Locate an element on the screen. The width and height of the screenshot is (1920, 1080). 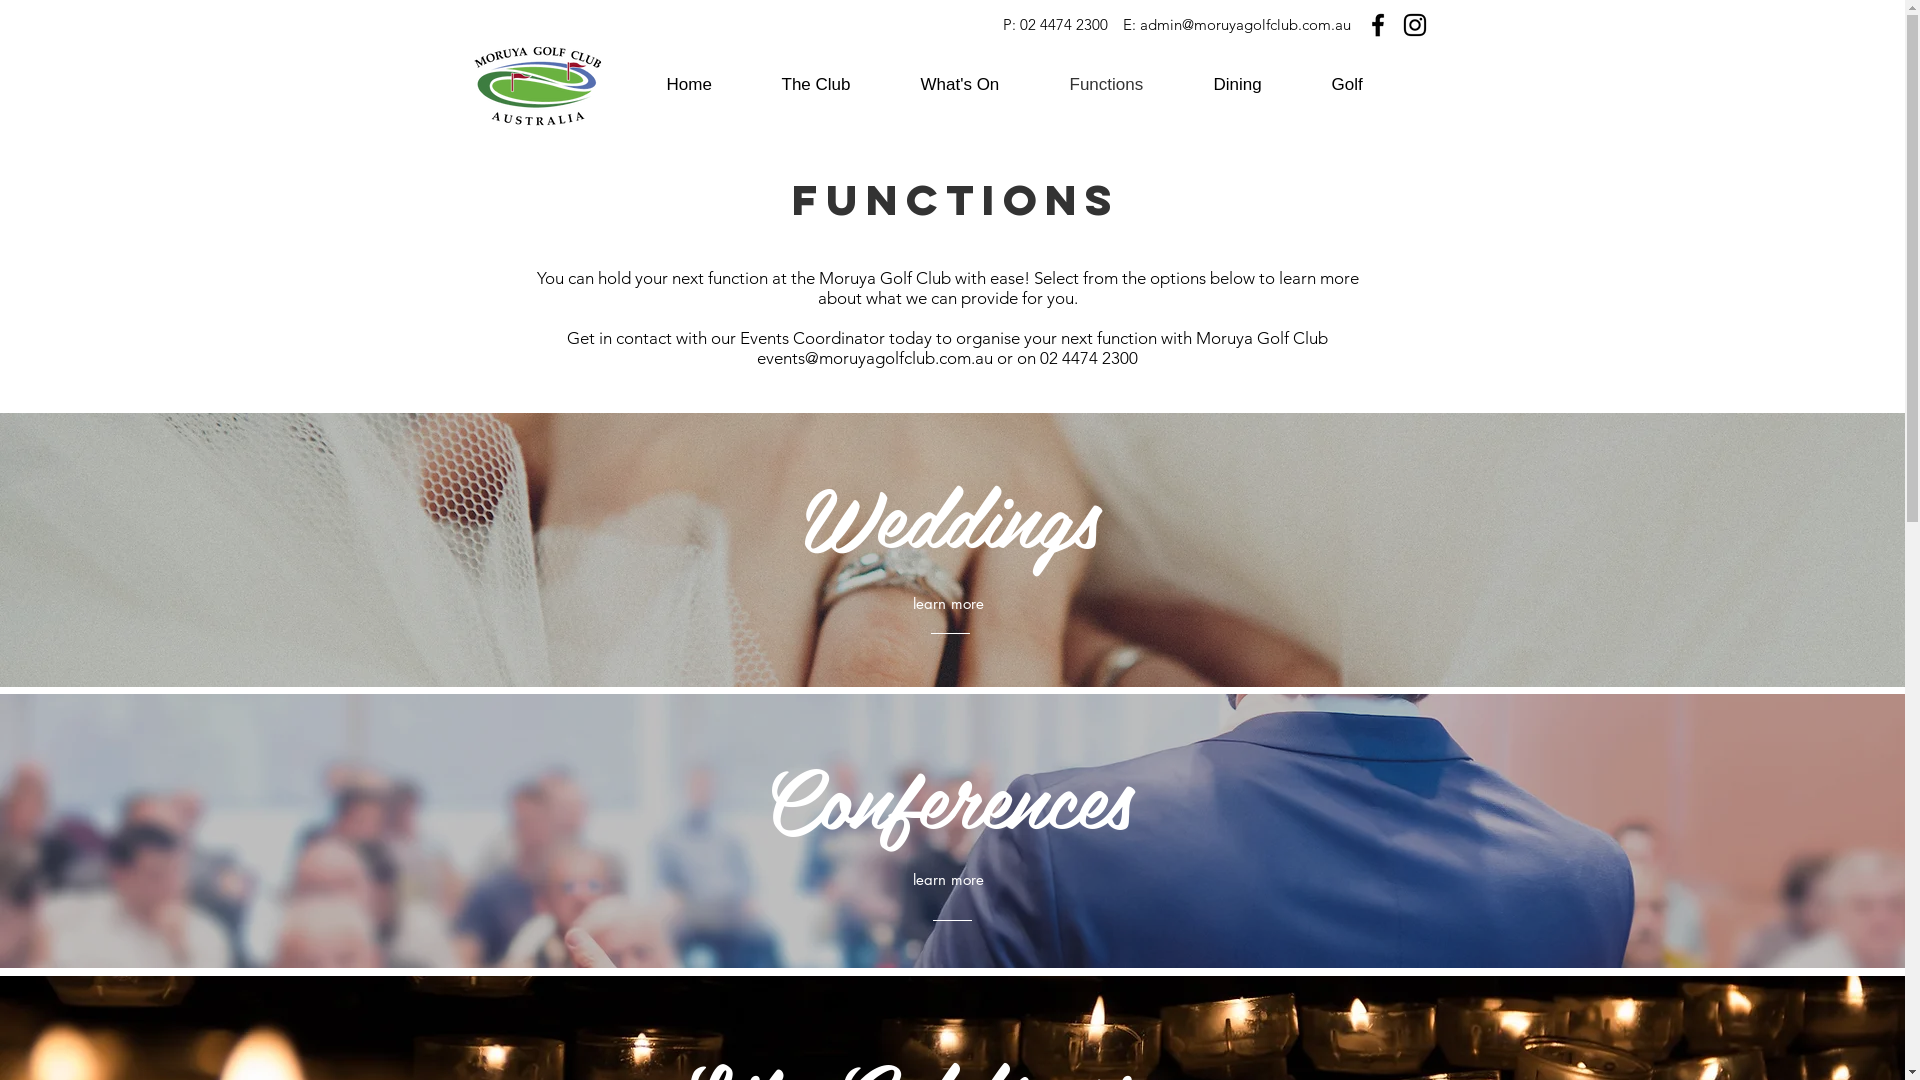
'learn more' is located at coordinates (946, 603).